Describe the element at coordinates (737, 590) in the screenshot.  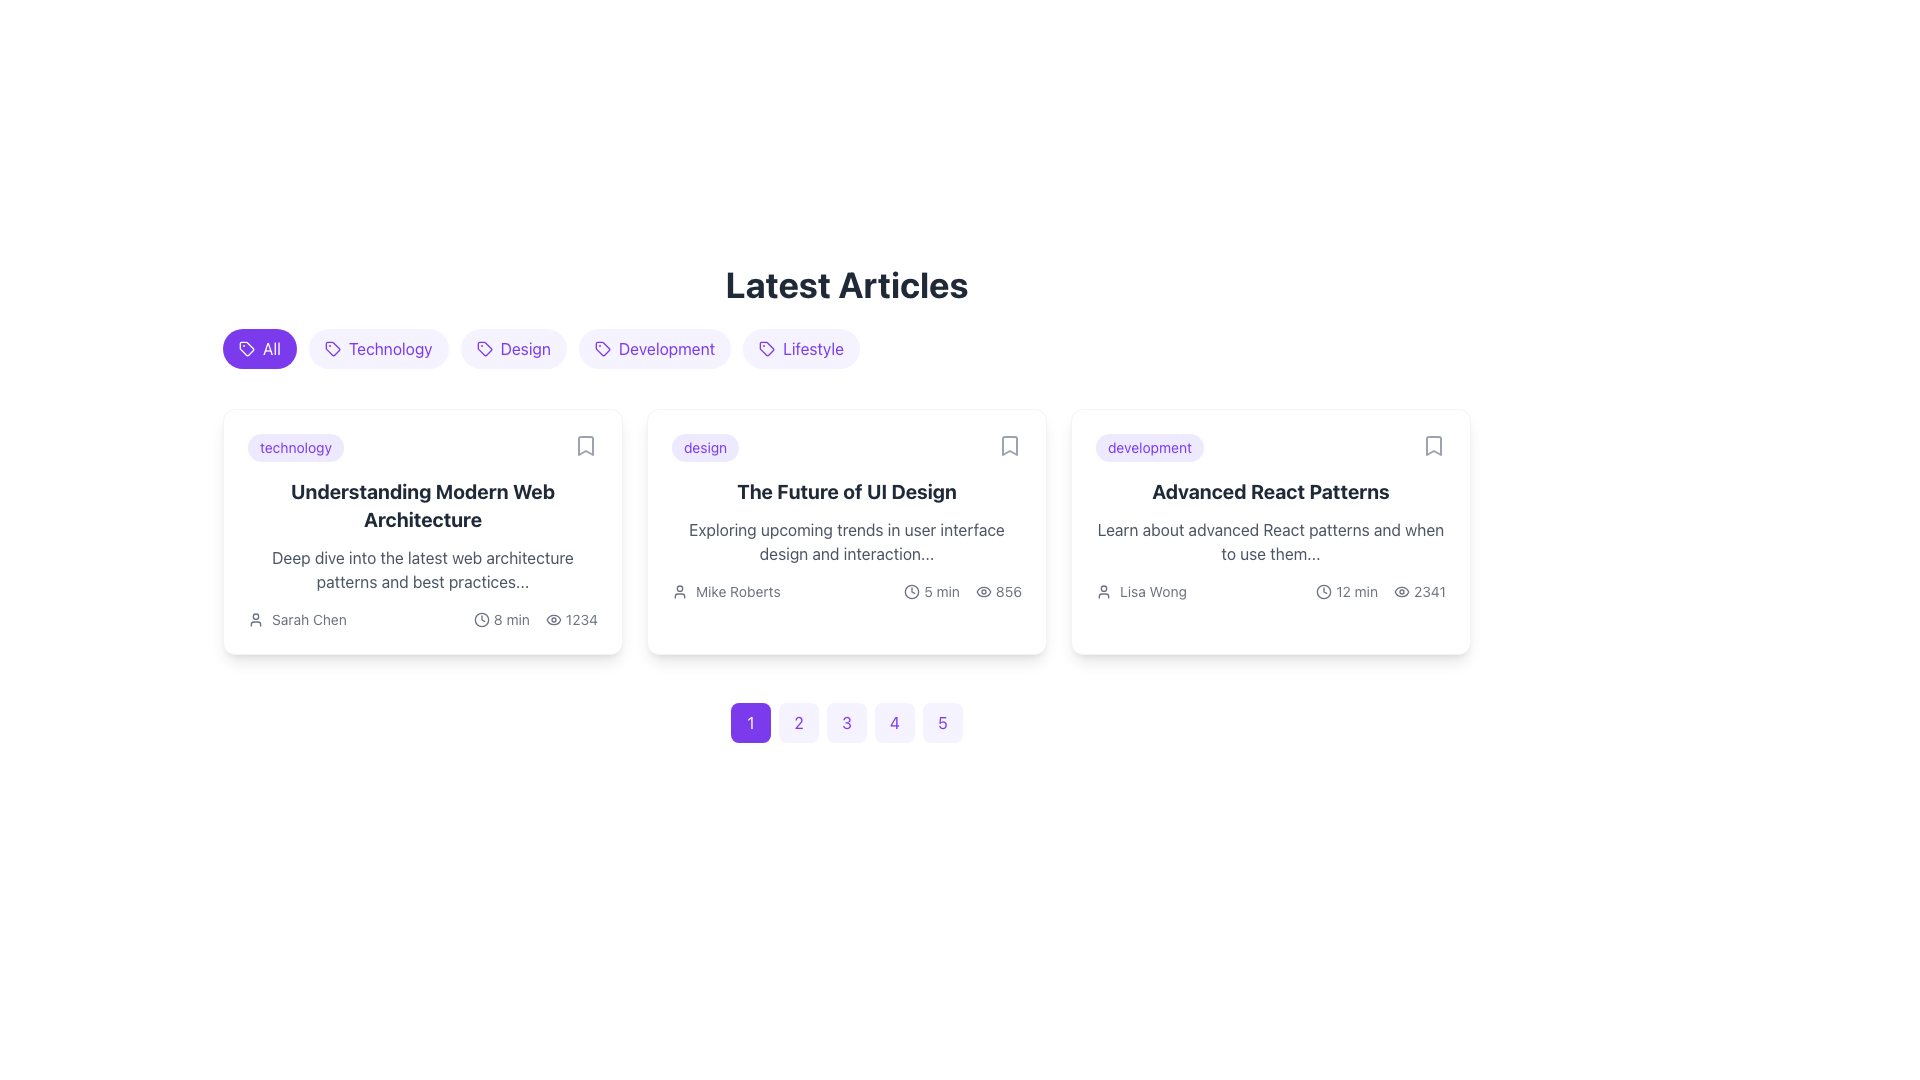
I see `visible text of the Text Label displaying 'Mike Roberts', which is positioned to the right of a user icon within an article card` at that location.